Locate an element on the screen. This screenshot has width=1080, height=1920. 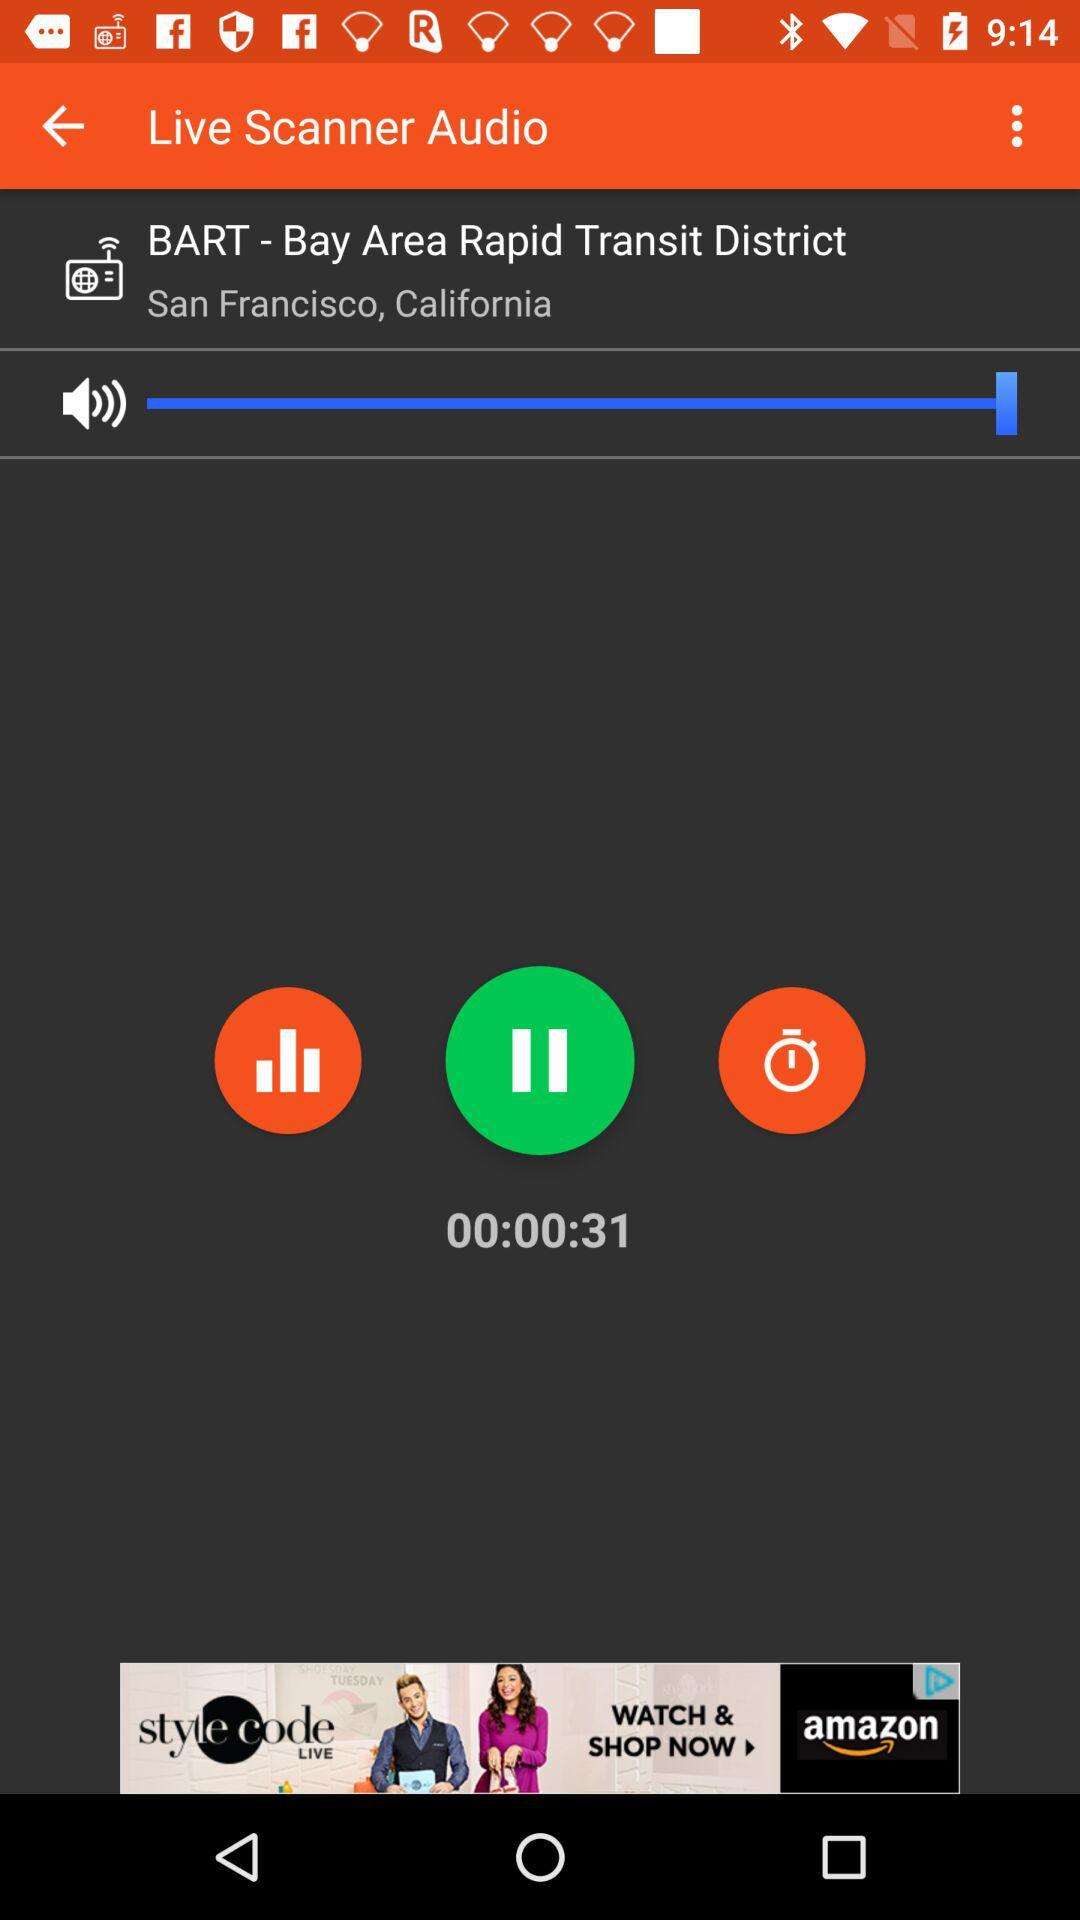
the volume icon is located at coordinates (94, 402).